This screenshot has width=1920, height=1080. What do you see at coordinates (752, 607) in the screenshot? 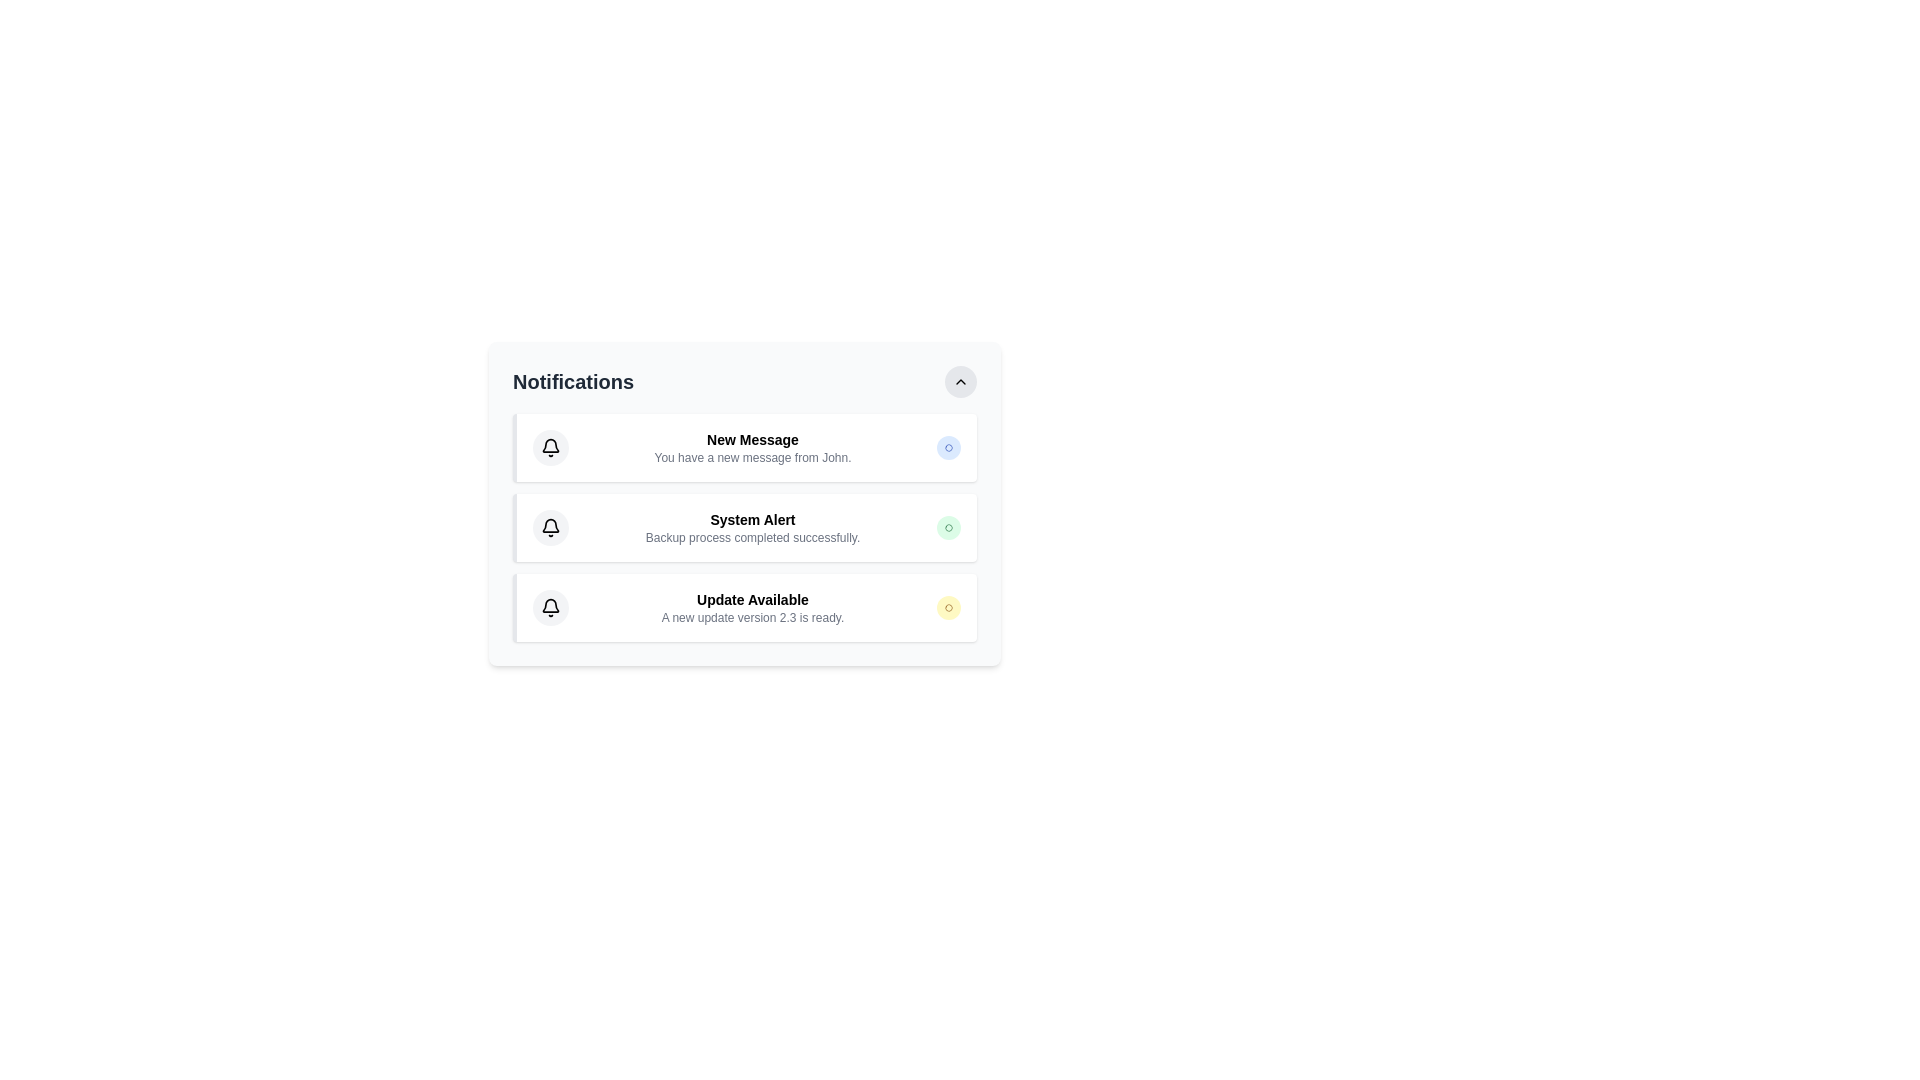
I see `the 'Update Available' notification text, which is a bold title indicating an available update, located in the third position of the notification list` at bounding box center [752, 607].